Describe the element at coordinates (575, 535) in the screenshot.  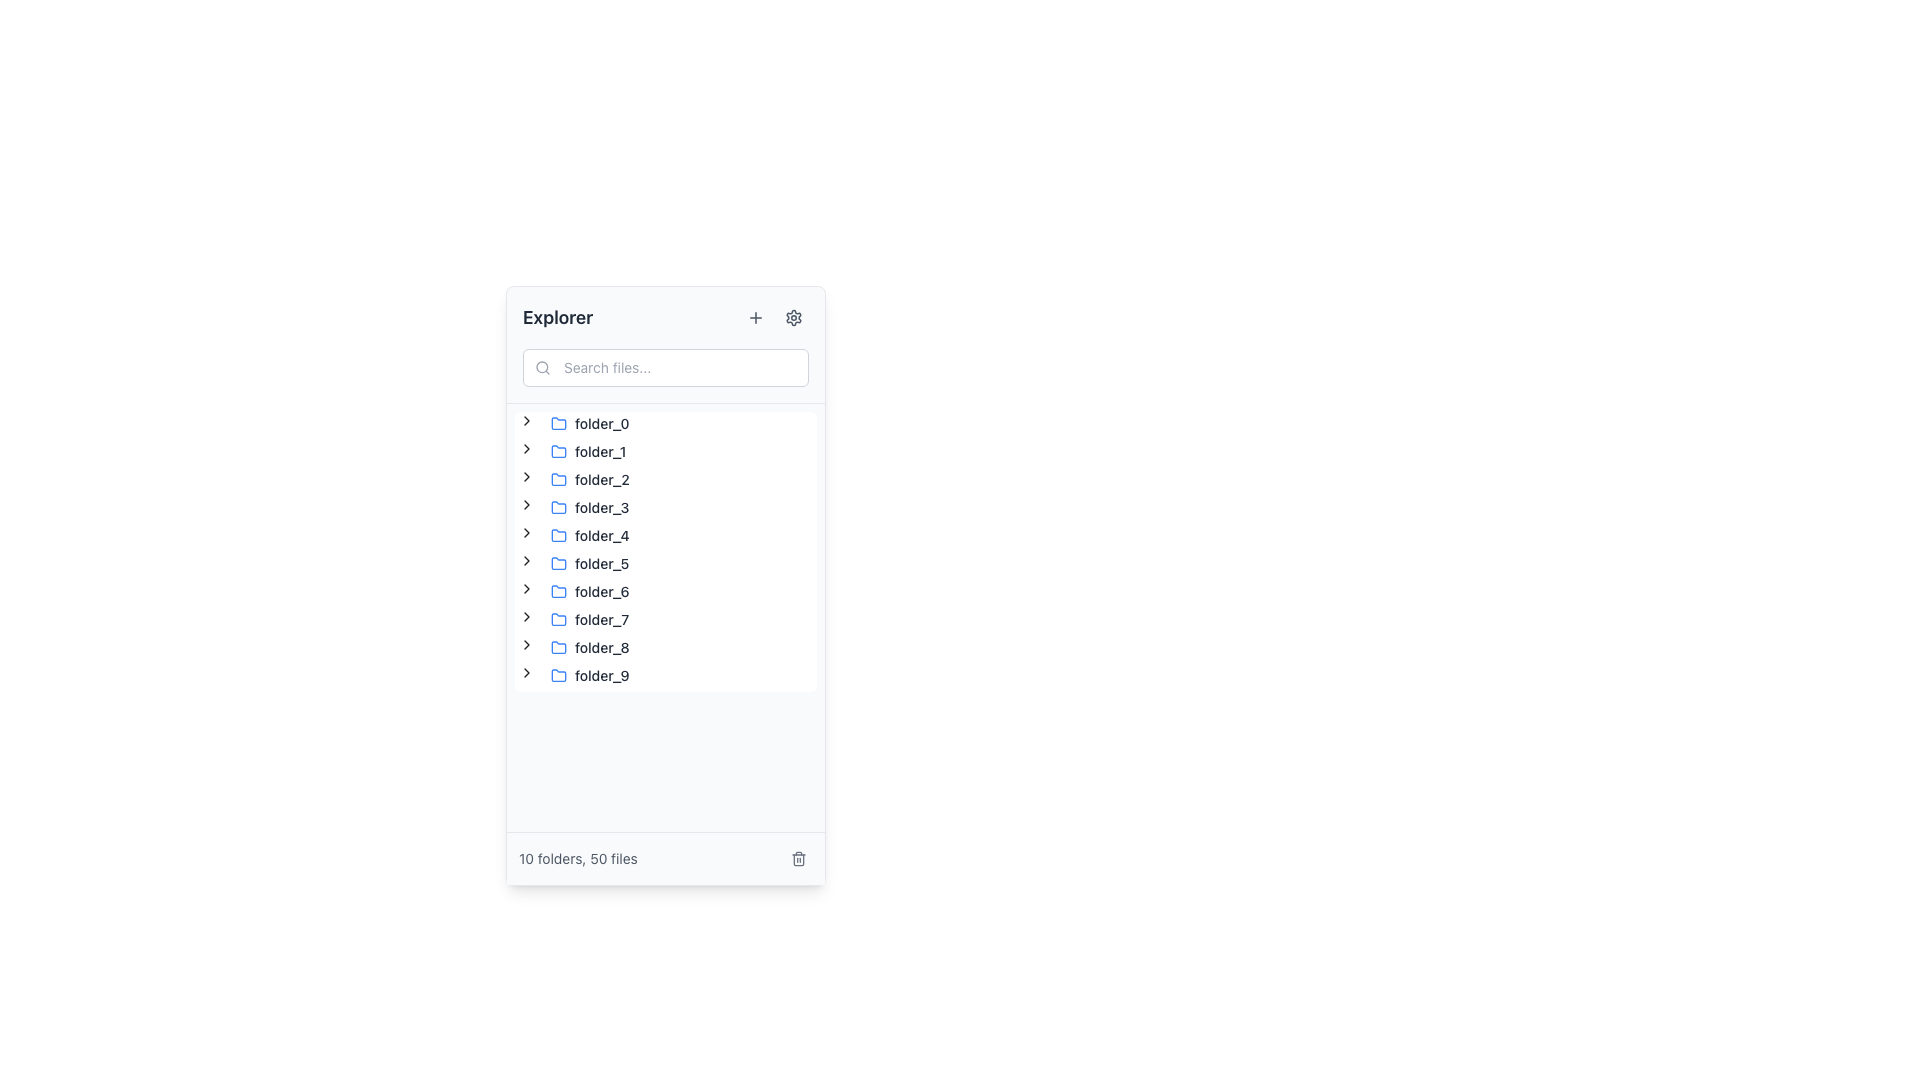
I see `the 'folder_4' directory entry in the file explorer` at that location.